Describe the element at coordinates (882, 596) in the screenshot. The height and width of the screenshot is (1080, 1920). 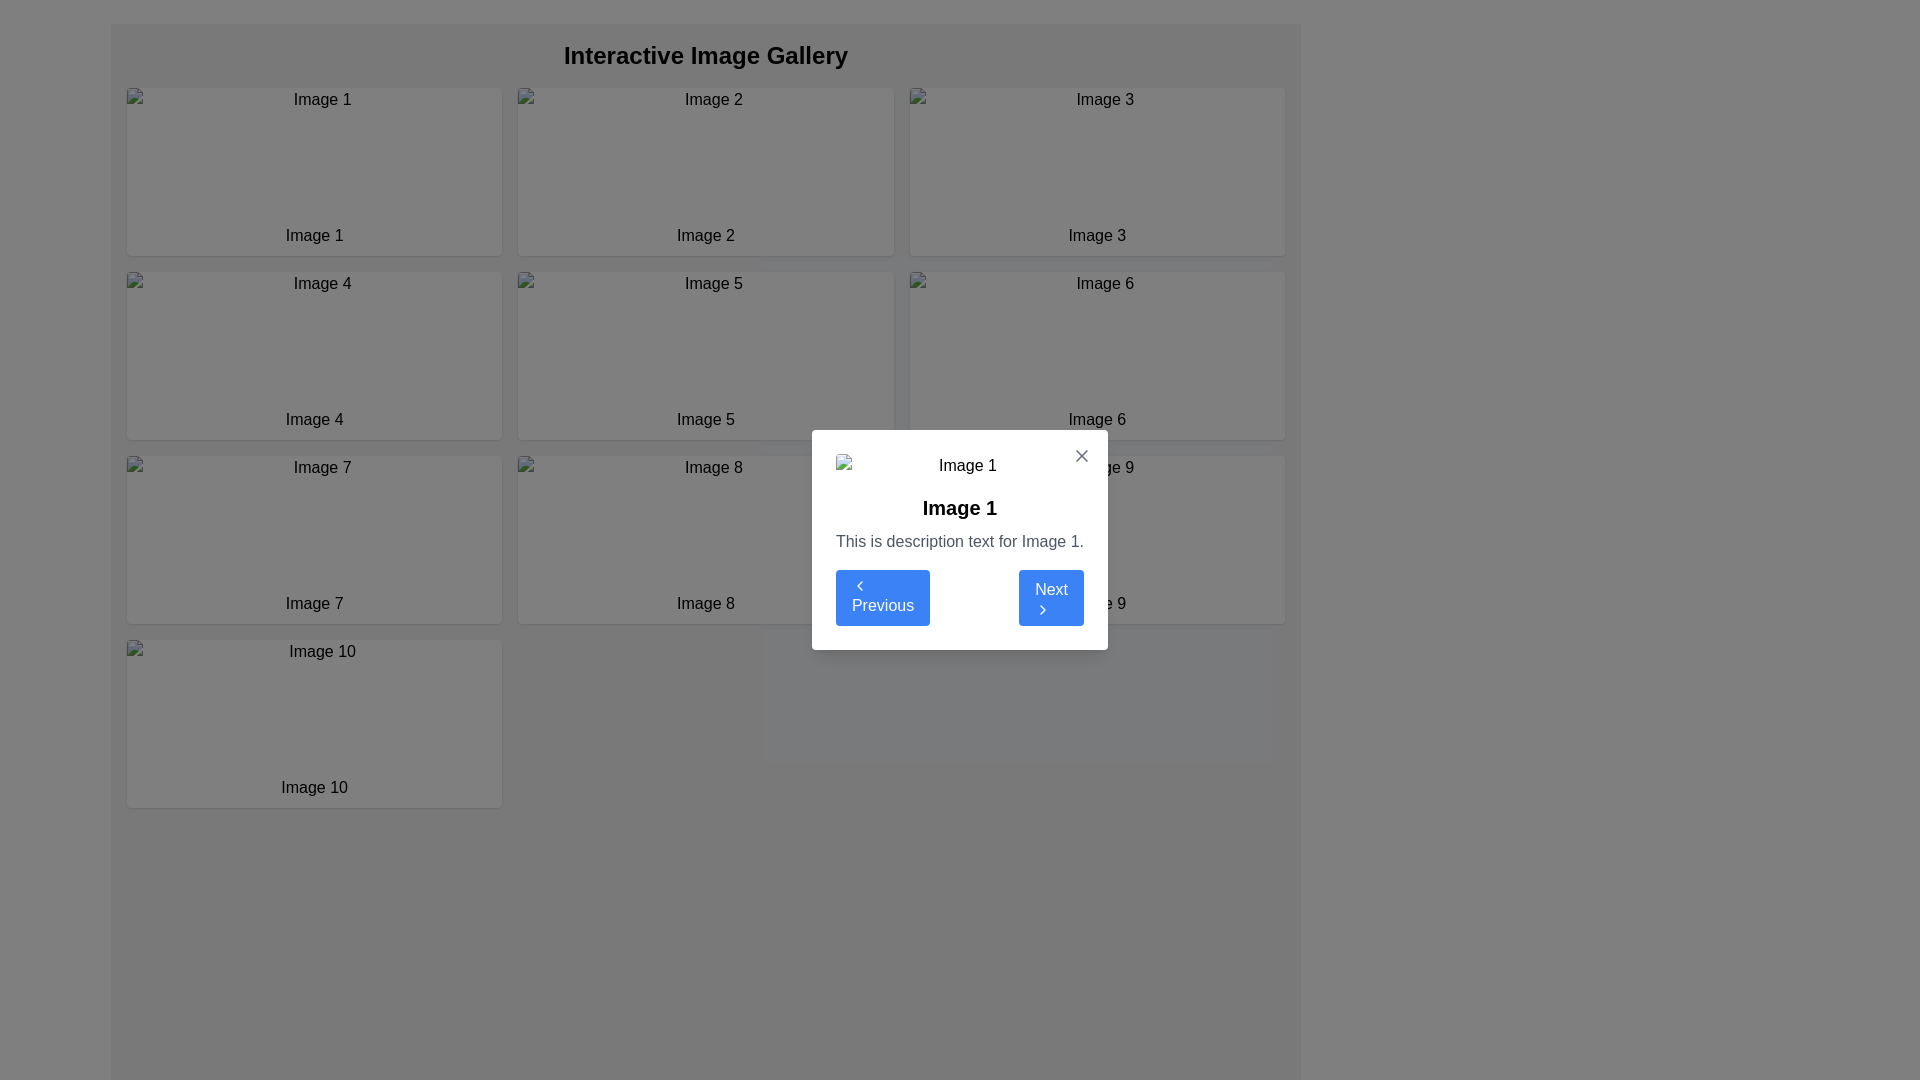
I see `the 'Previous' button` at that location.